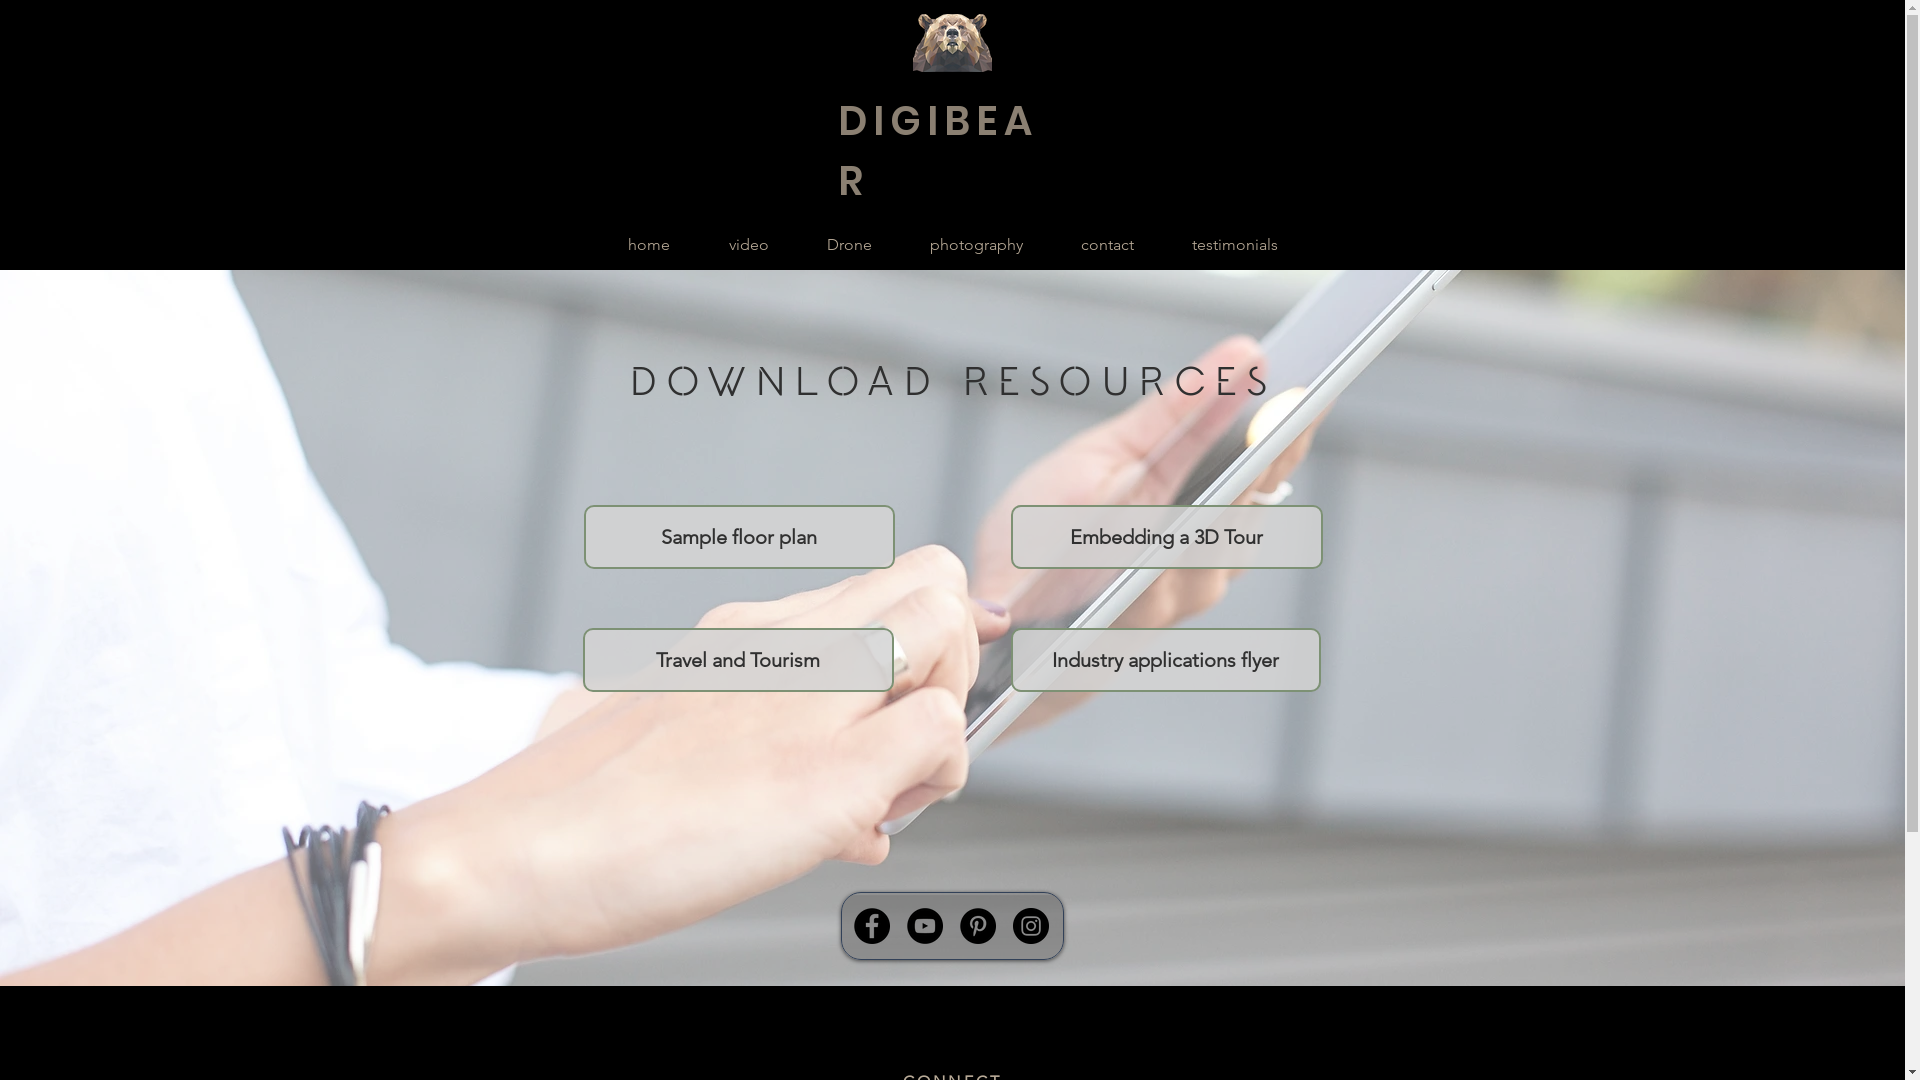 The width and height of the screenshot is (1920, 1080). What do you see at coordinates (899, 244) in the screenshot?
I see `'photography'` at bounding box center [899, 244].